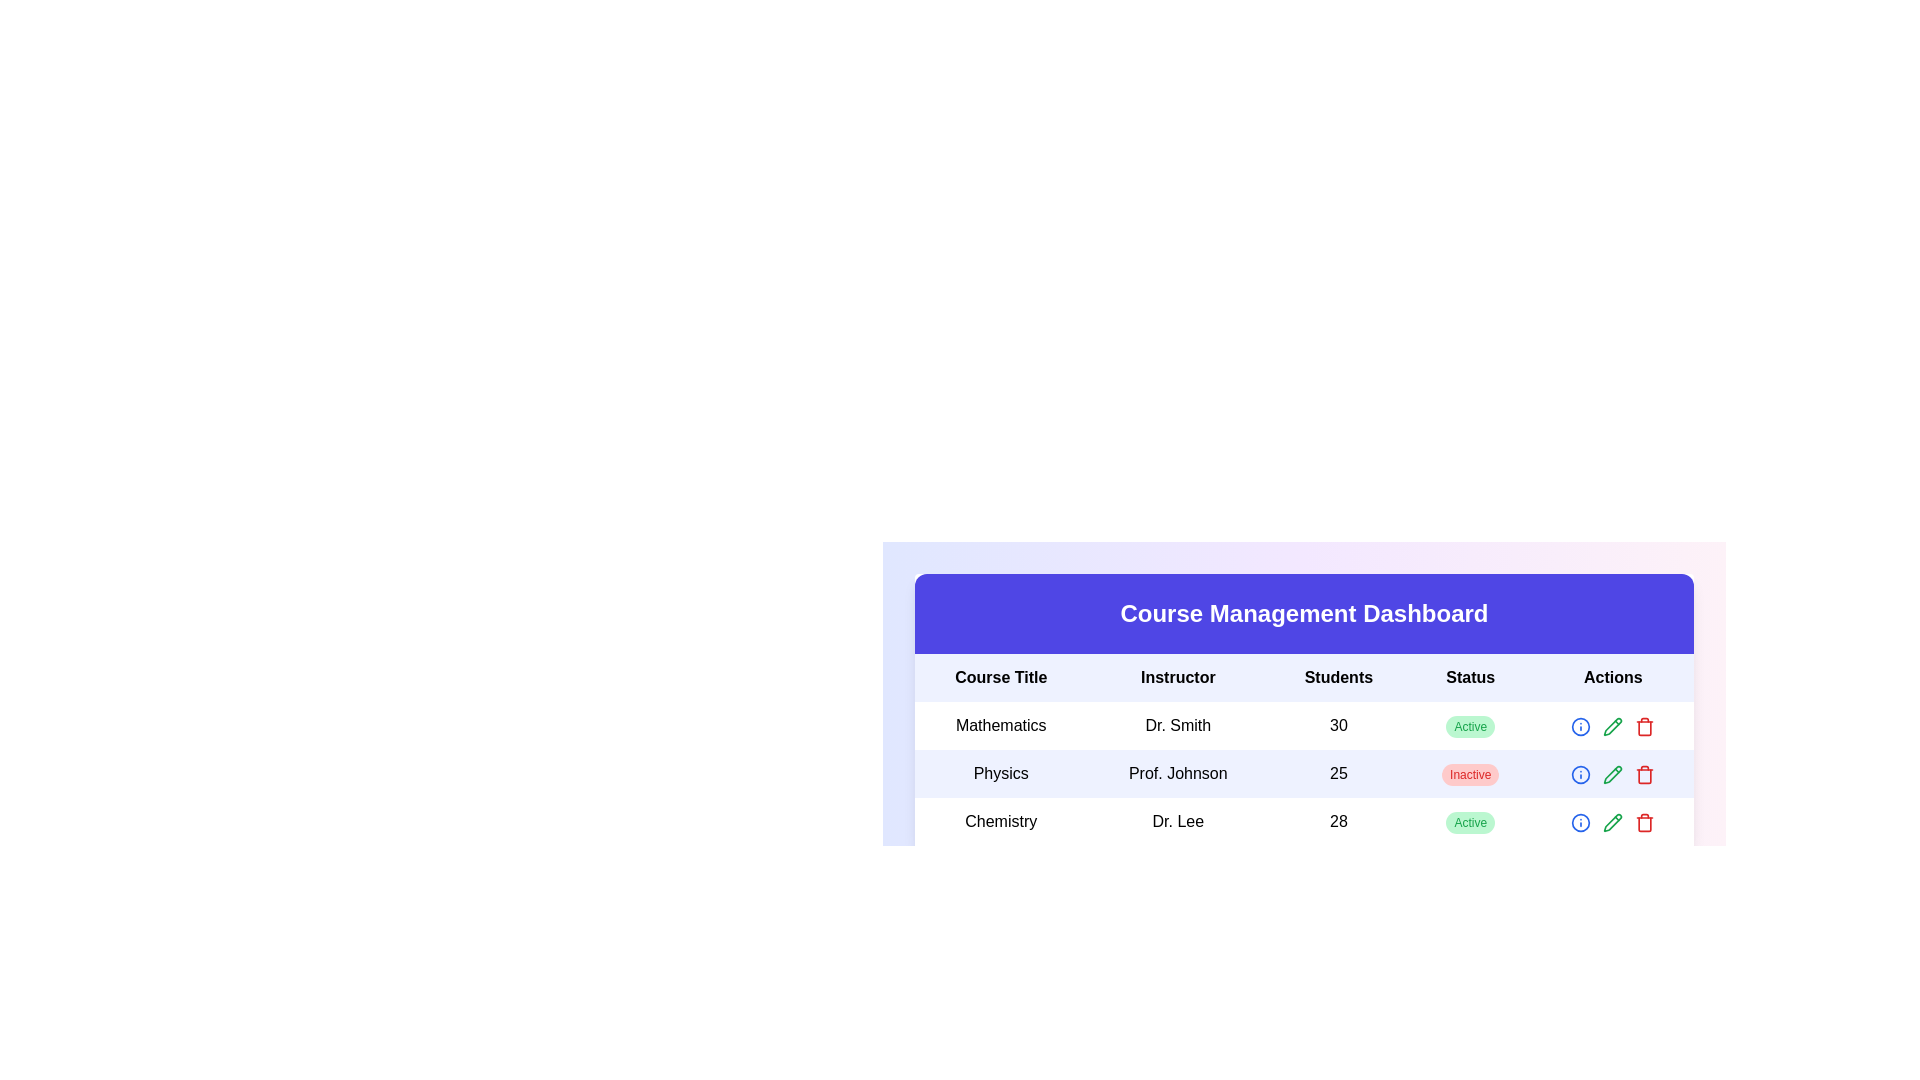 Image resolution: width=1920 pixels, height=1080 pixels. What do you see at coordinates (1613, 726) in the screenshot?
I see `the green pencil icon in the 'Actions' column of the second row in the 'Course Management Dashboard' associated with the 'Physics' course` at bounding box center [1613, 726].